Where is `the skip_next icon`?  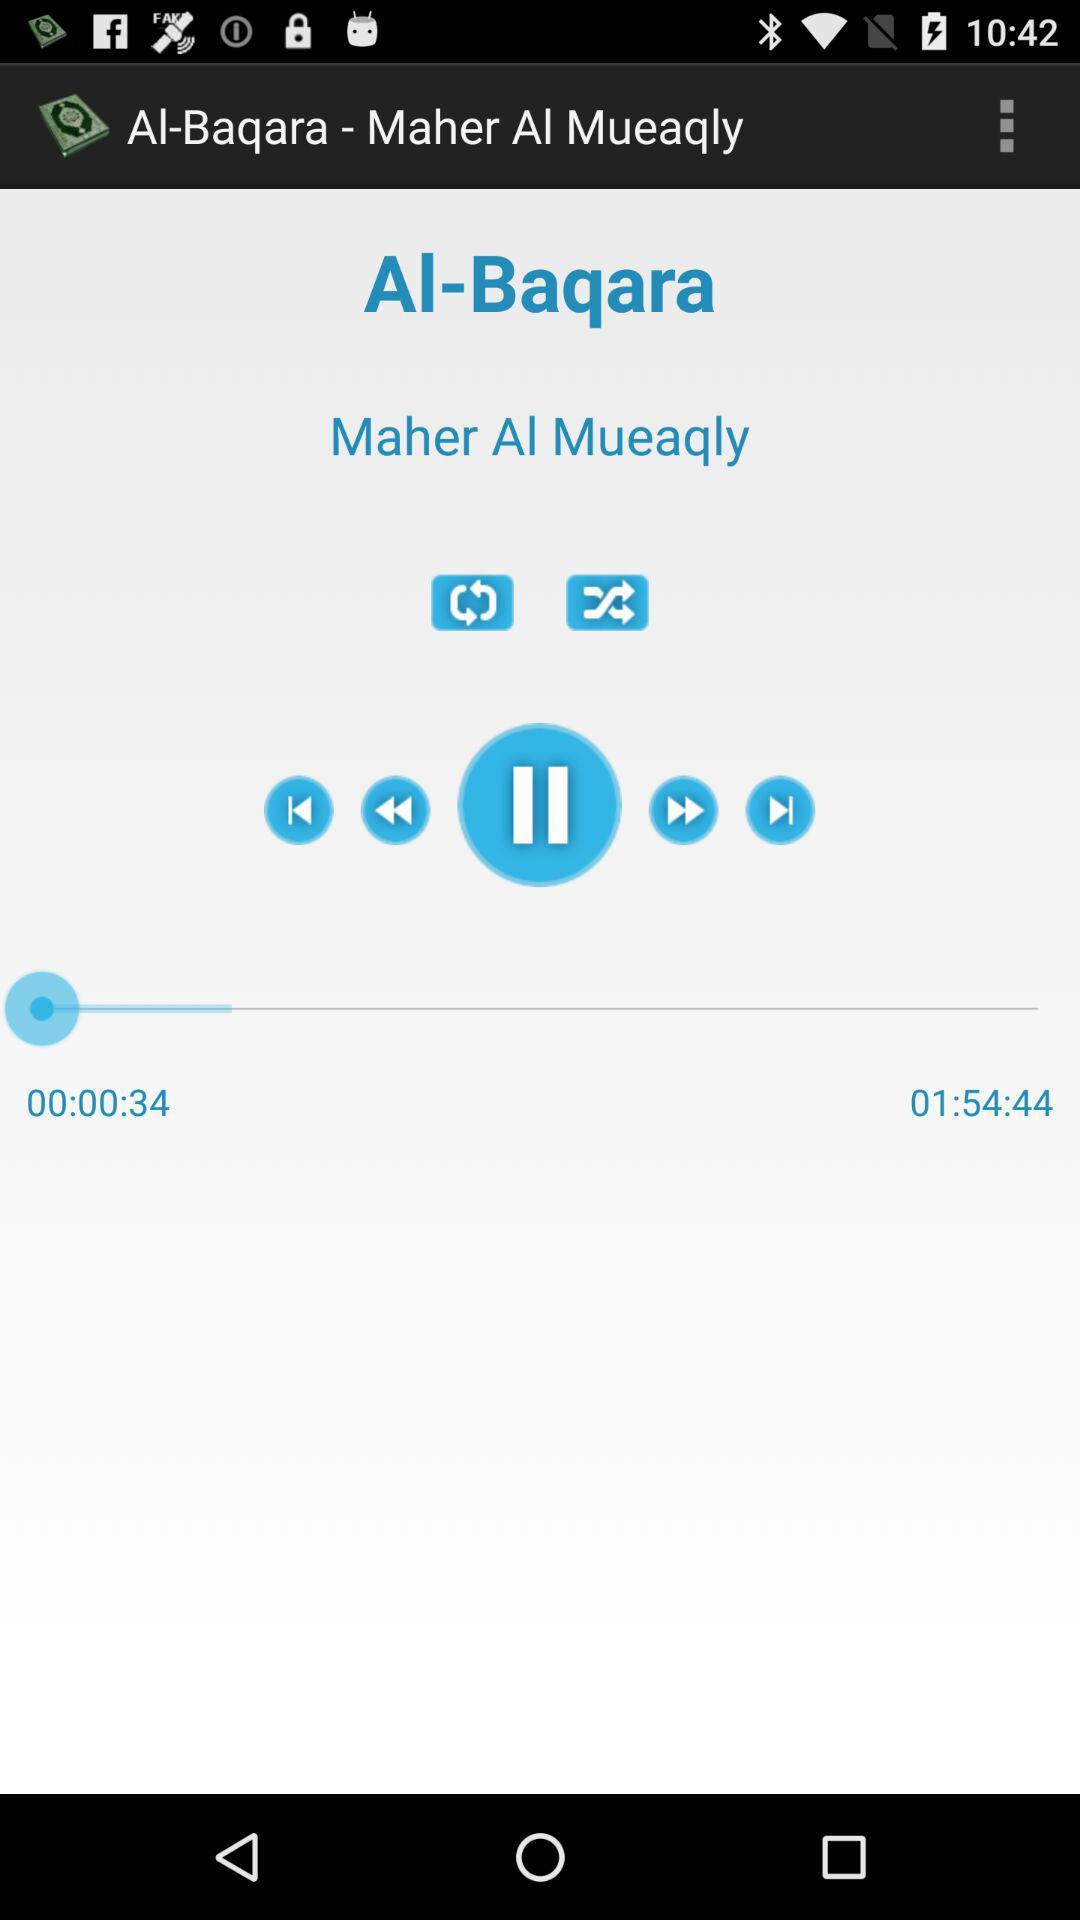 the skip_next icon is located at coordinates (779, 867).